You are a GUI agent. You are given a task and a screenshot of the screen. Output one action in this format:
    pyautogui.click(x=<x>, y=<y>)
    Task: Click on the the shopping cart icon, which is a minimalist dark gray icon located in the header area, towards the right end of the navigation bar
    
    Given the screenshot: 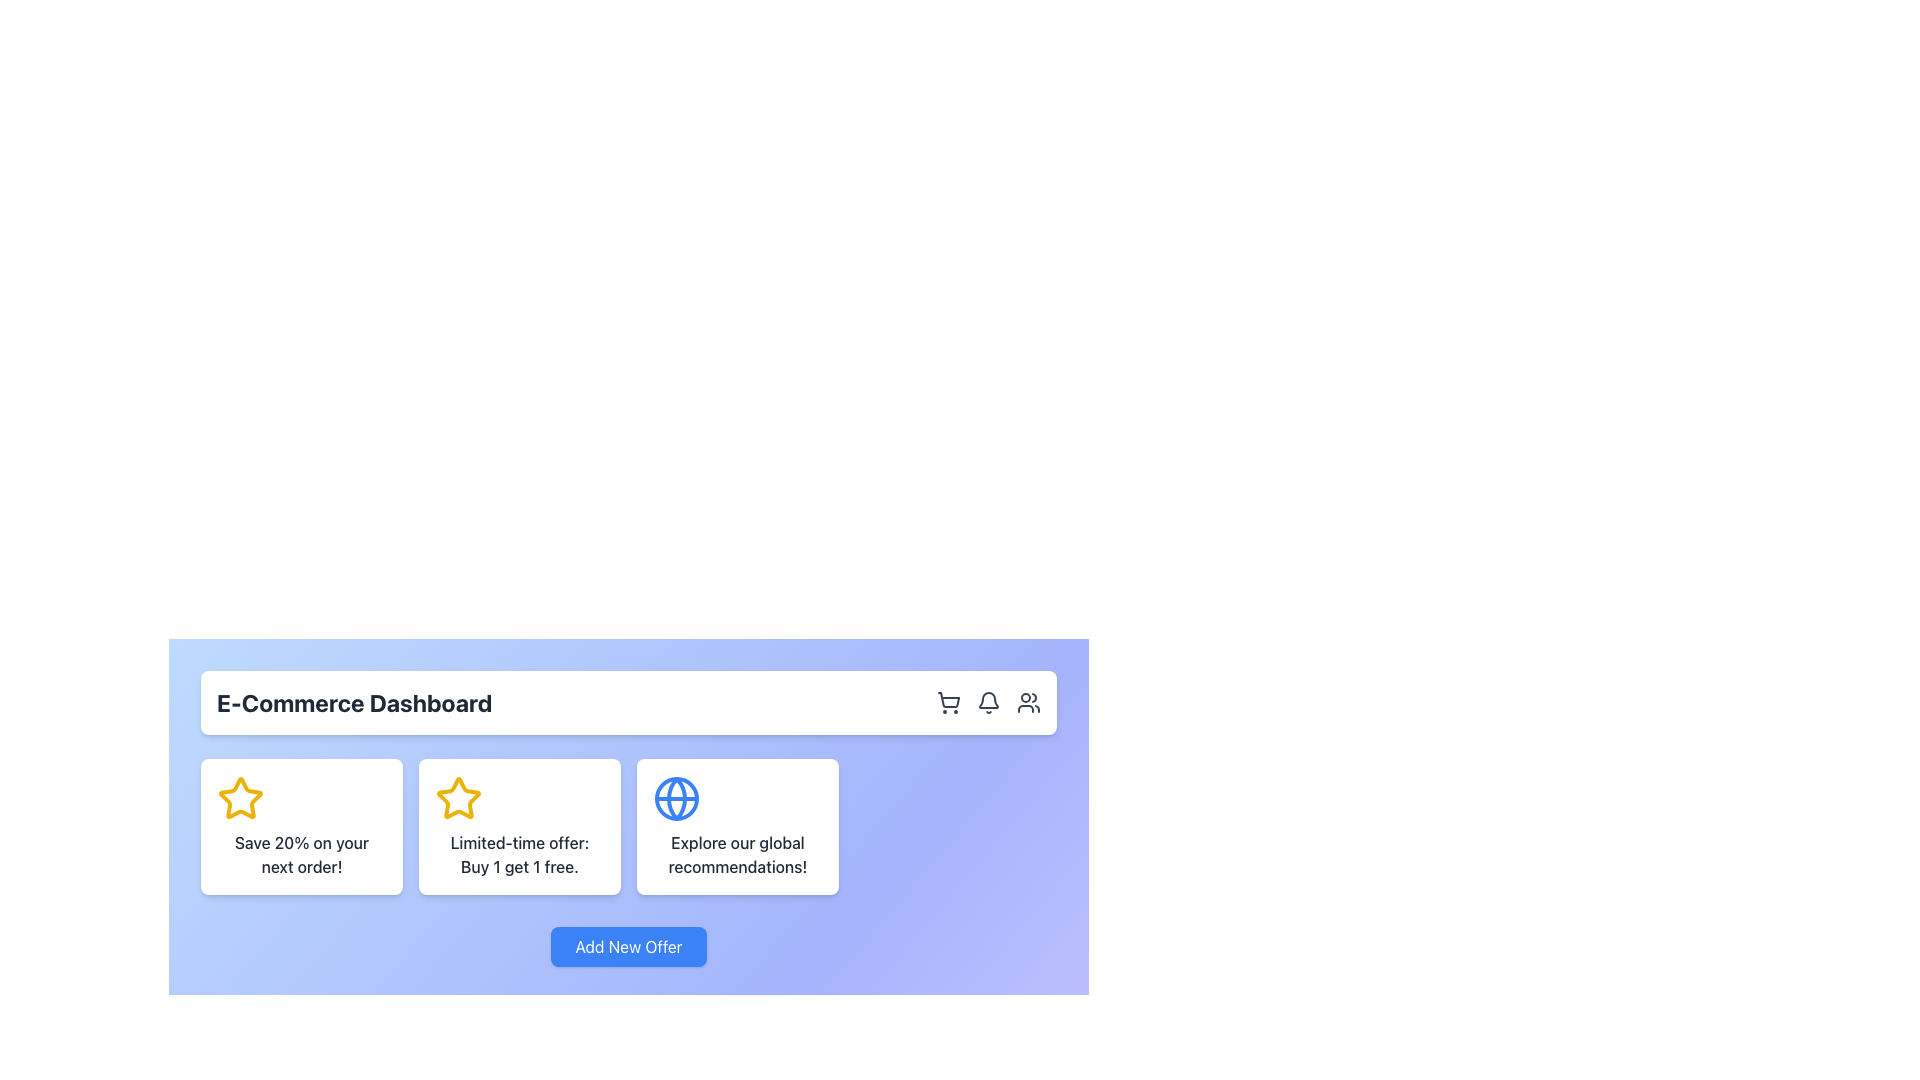 What is the action you would take?
    pyautogui.click(x=948, y=701)
    